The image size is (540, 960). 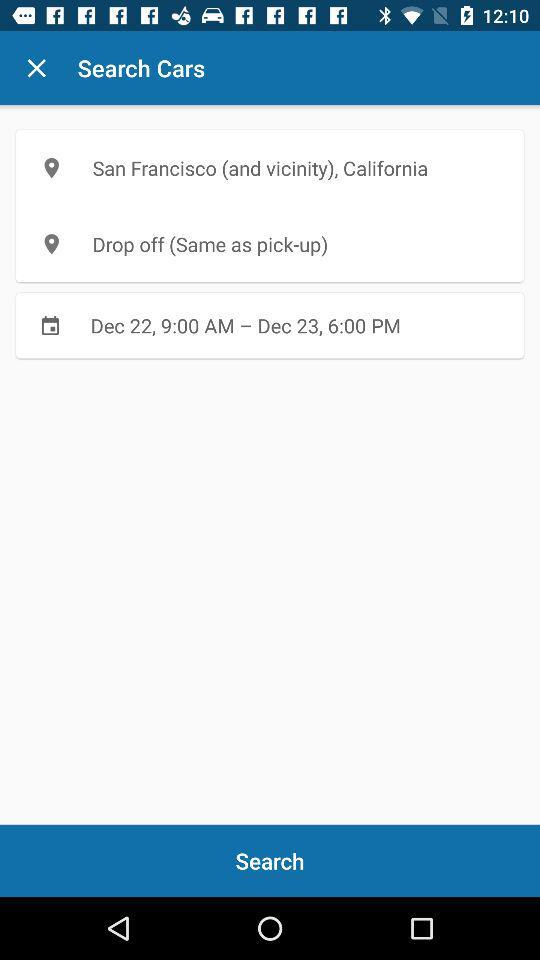 What do you see at coordinates (36, 68) in the screenshot?
I see `item next to search cars icon` at bounding box center [36, 68].